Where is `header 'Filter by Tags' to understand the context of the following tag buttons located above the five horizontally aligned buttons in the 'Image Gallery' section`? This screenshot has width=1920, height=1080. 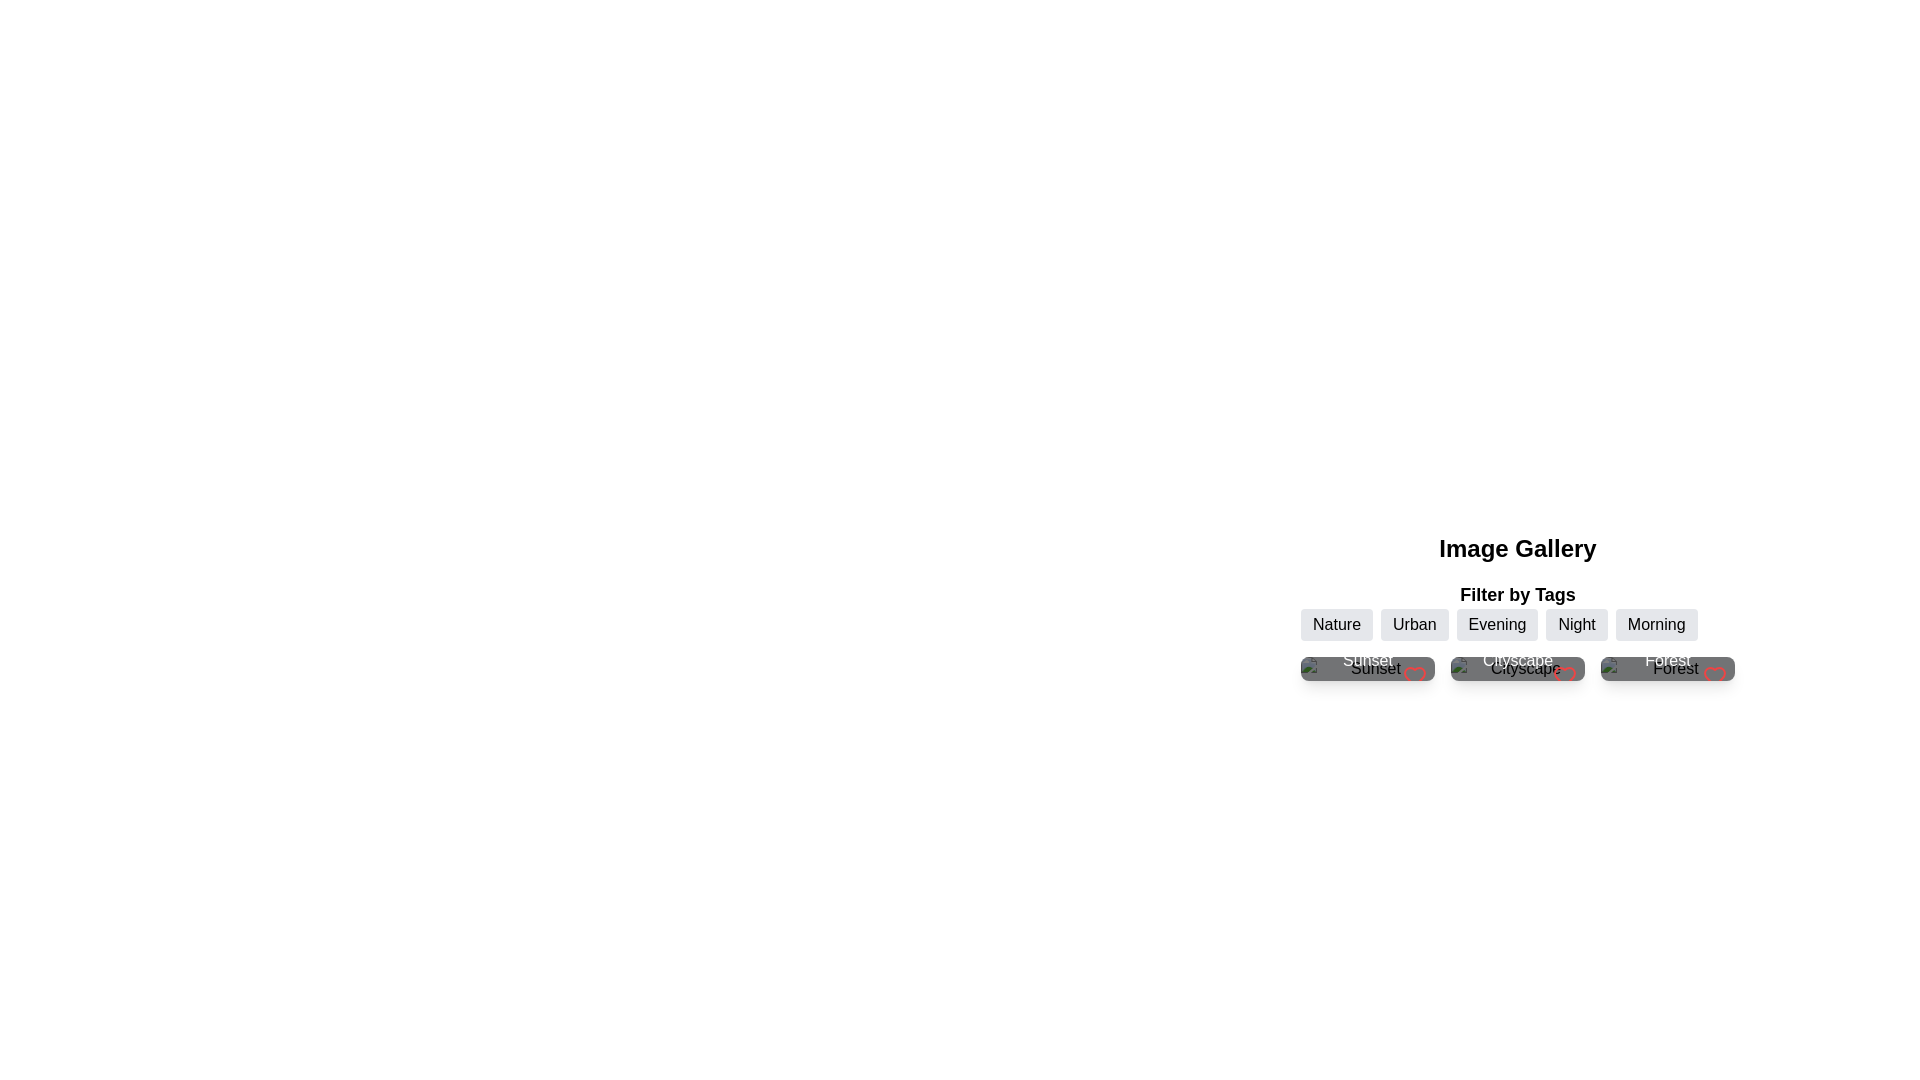 header 'Filter by Tags' to understand the context of the following tag buttons located above the five horizontally aligned buttons in the 'Image Gallery' section is located at coordinates (1517, 609).